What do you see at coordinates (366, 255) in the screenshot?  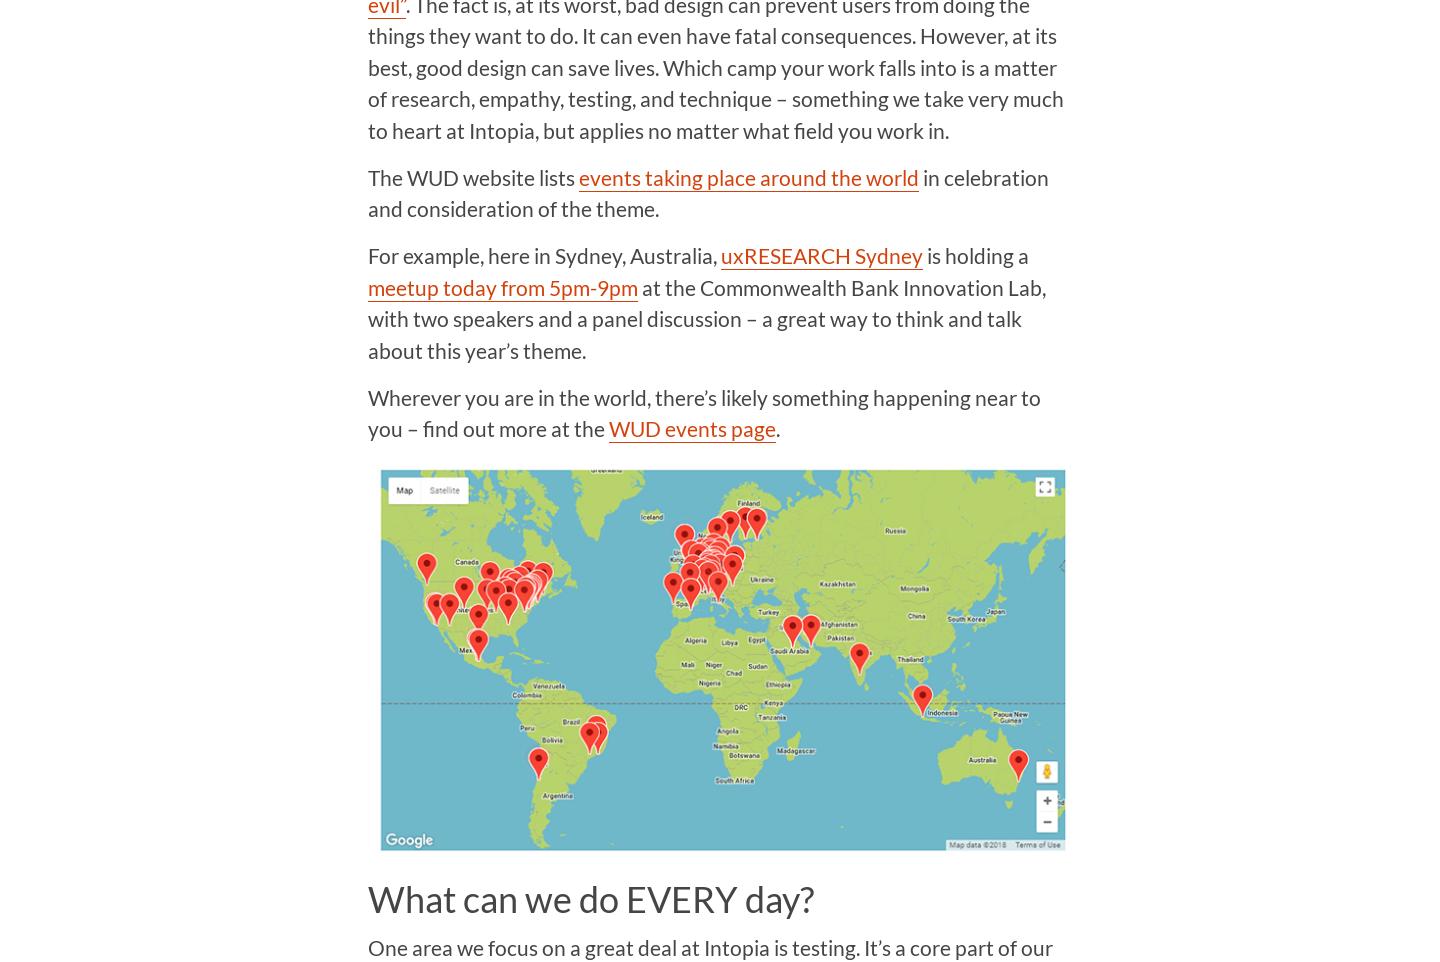 I see `'For example, here in Sydney, Australia,'` at bounding box center [366, 255].